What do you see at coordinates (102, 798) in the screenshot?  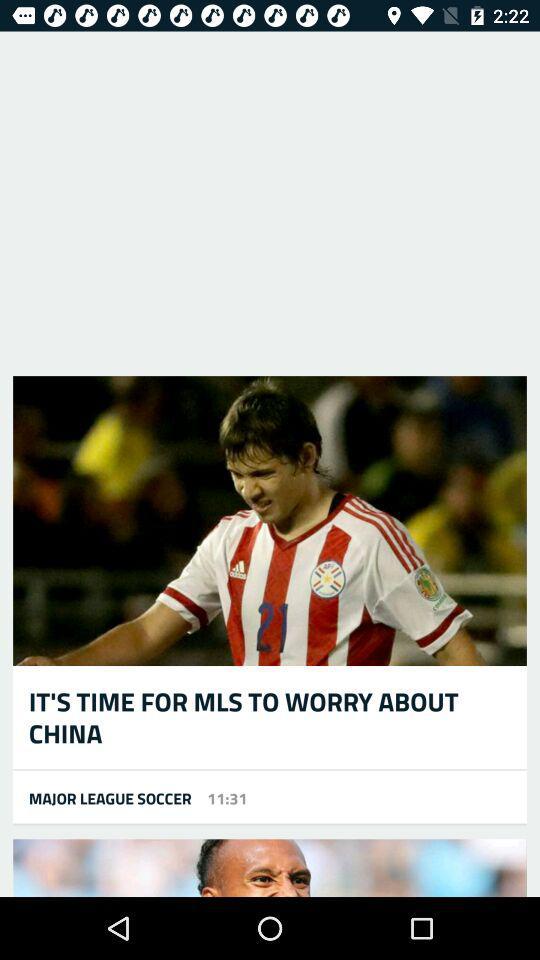 I see `major league soccer icon` at bounding box center [102, 798].